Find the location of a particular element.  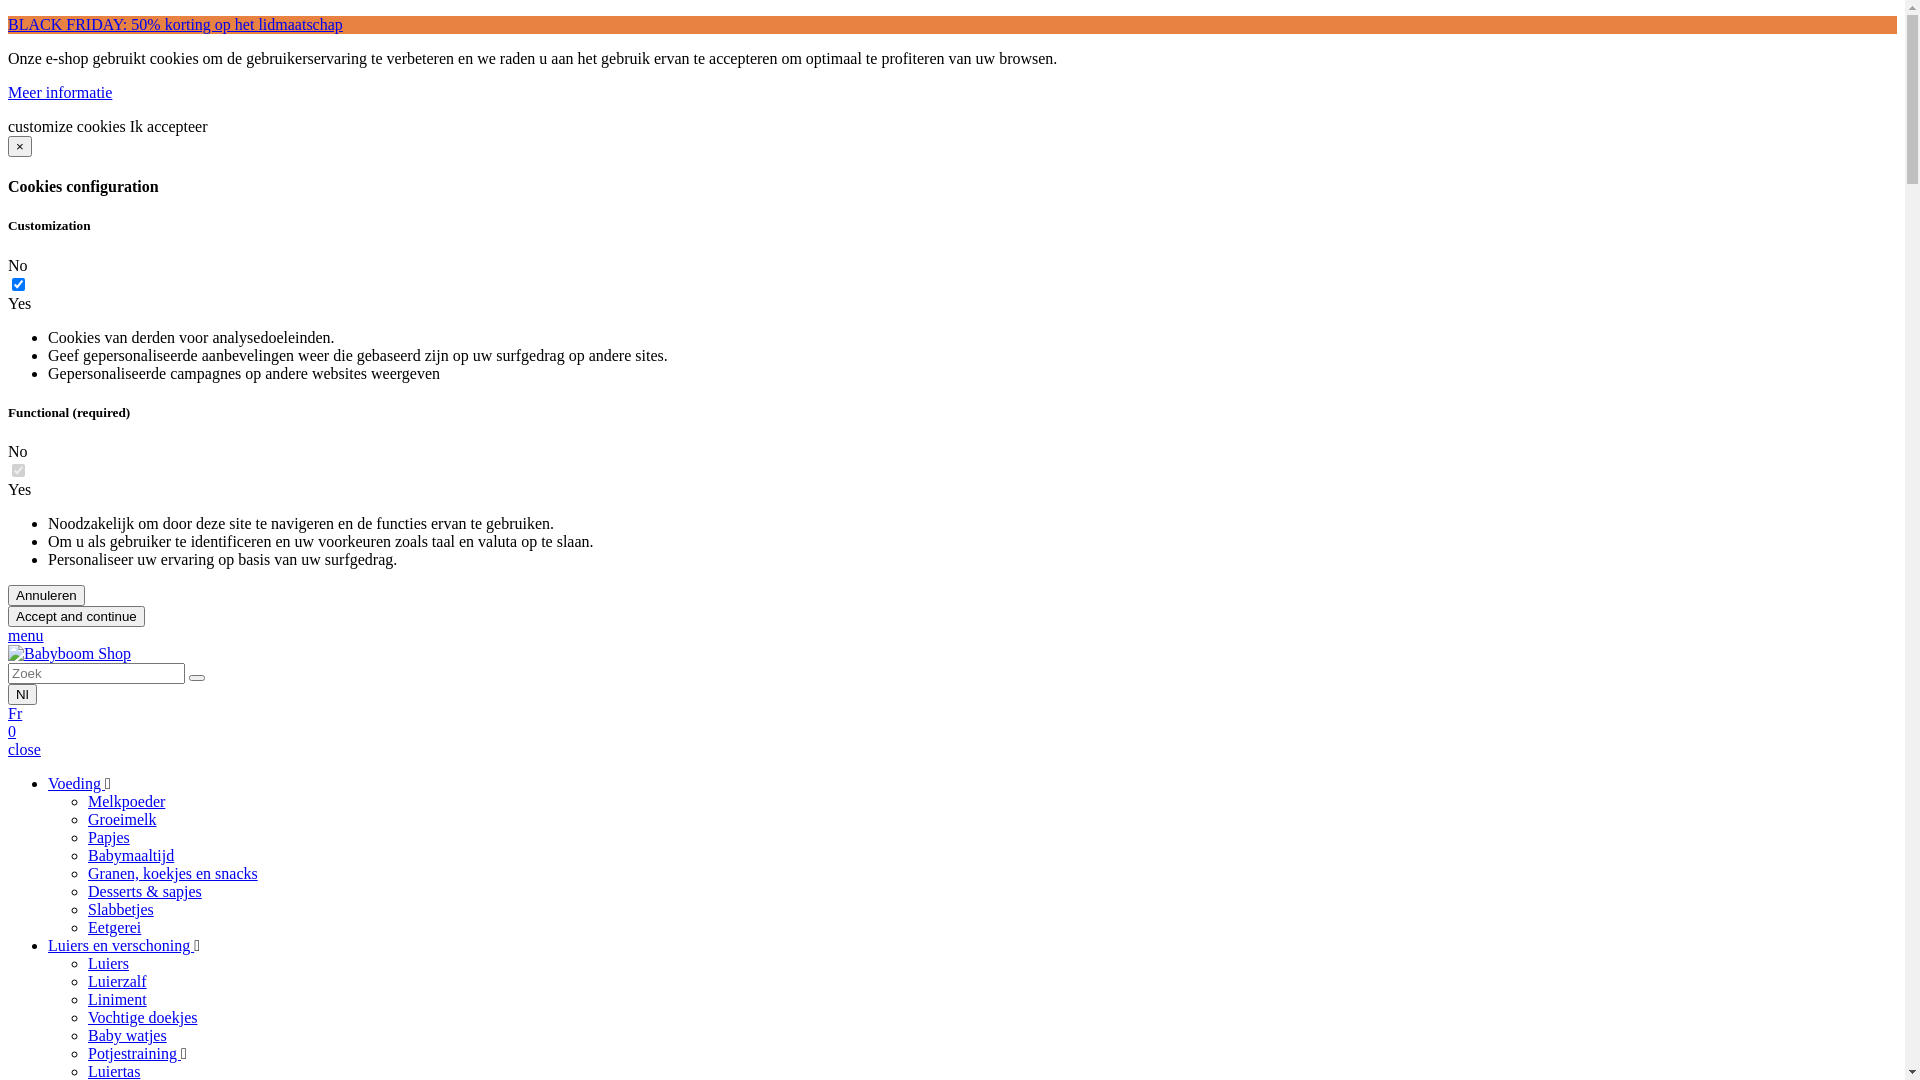

'BLACK FRIDAY: 50% korting op het lidmaatschap' is located at coordinates (175, 24).